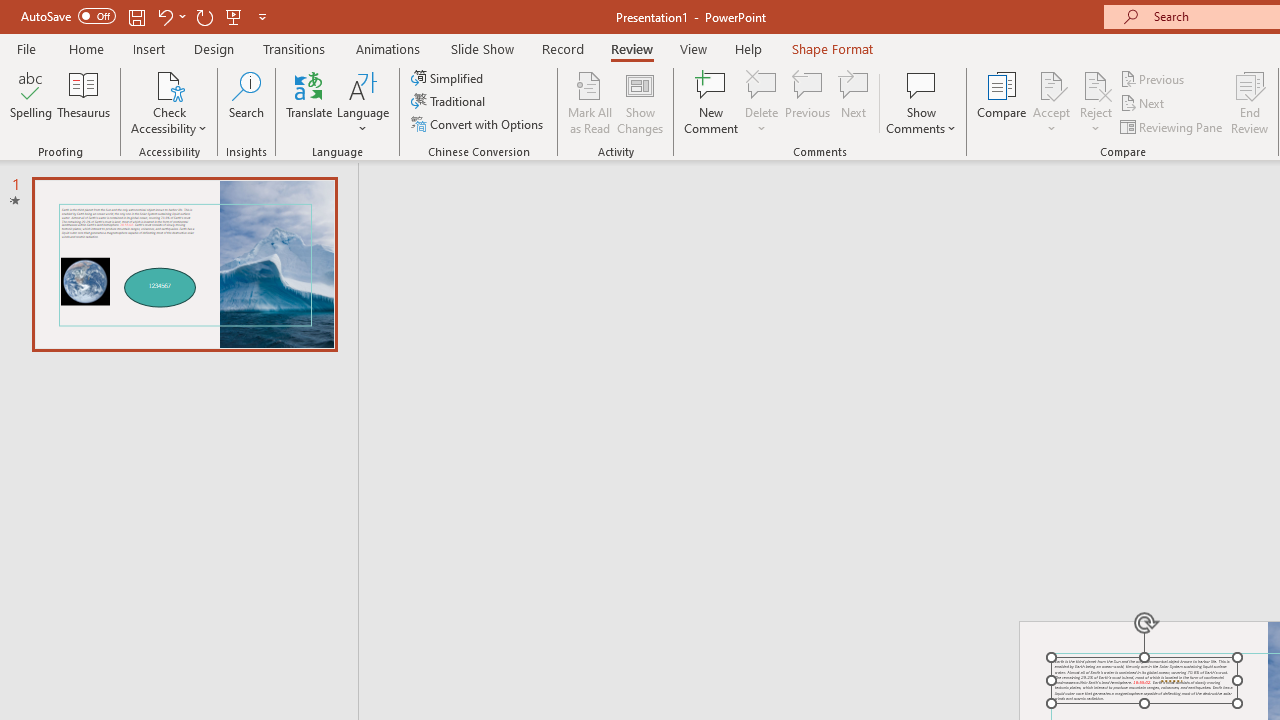 The height and width of the screenshot is (720, 1280). Describe the element at coordinates (1248, 103) in the screenshot. I see `'End Review'` at that location.